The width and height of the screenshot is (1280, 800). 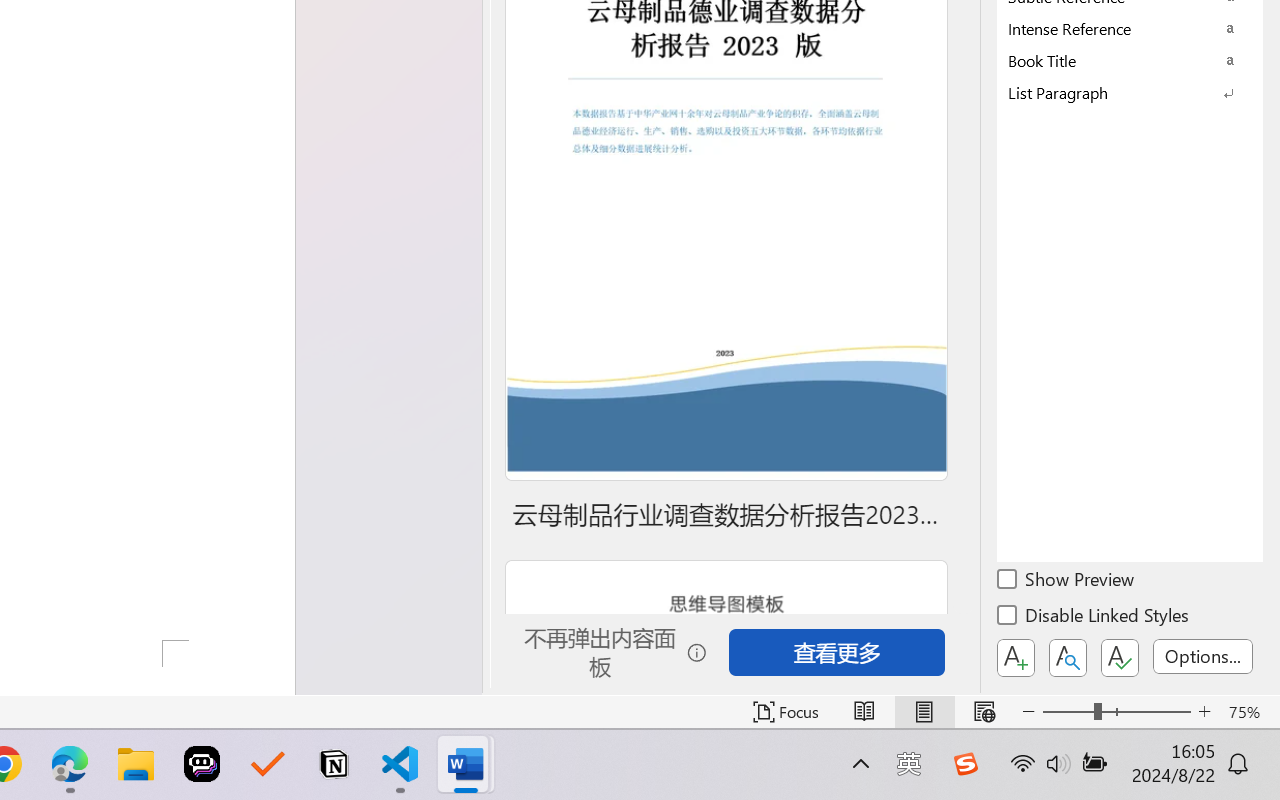 What do you see at coordinates (864, 711) in the screenshot?
I see `'Read Mode'` at bounding box center [864, 711].